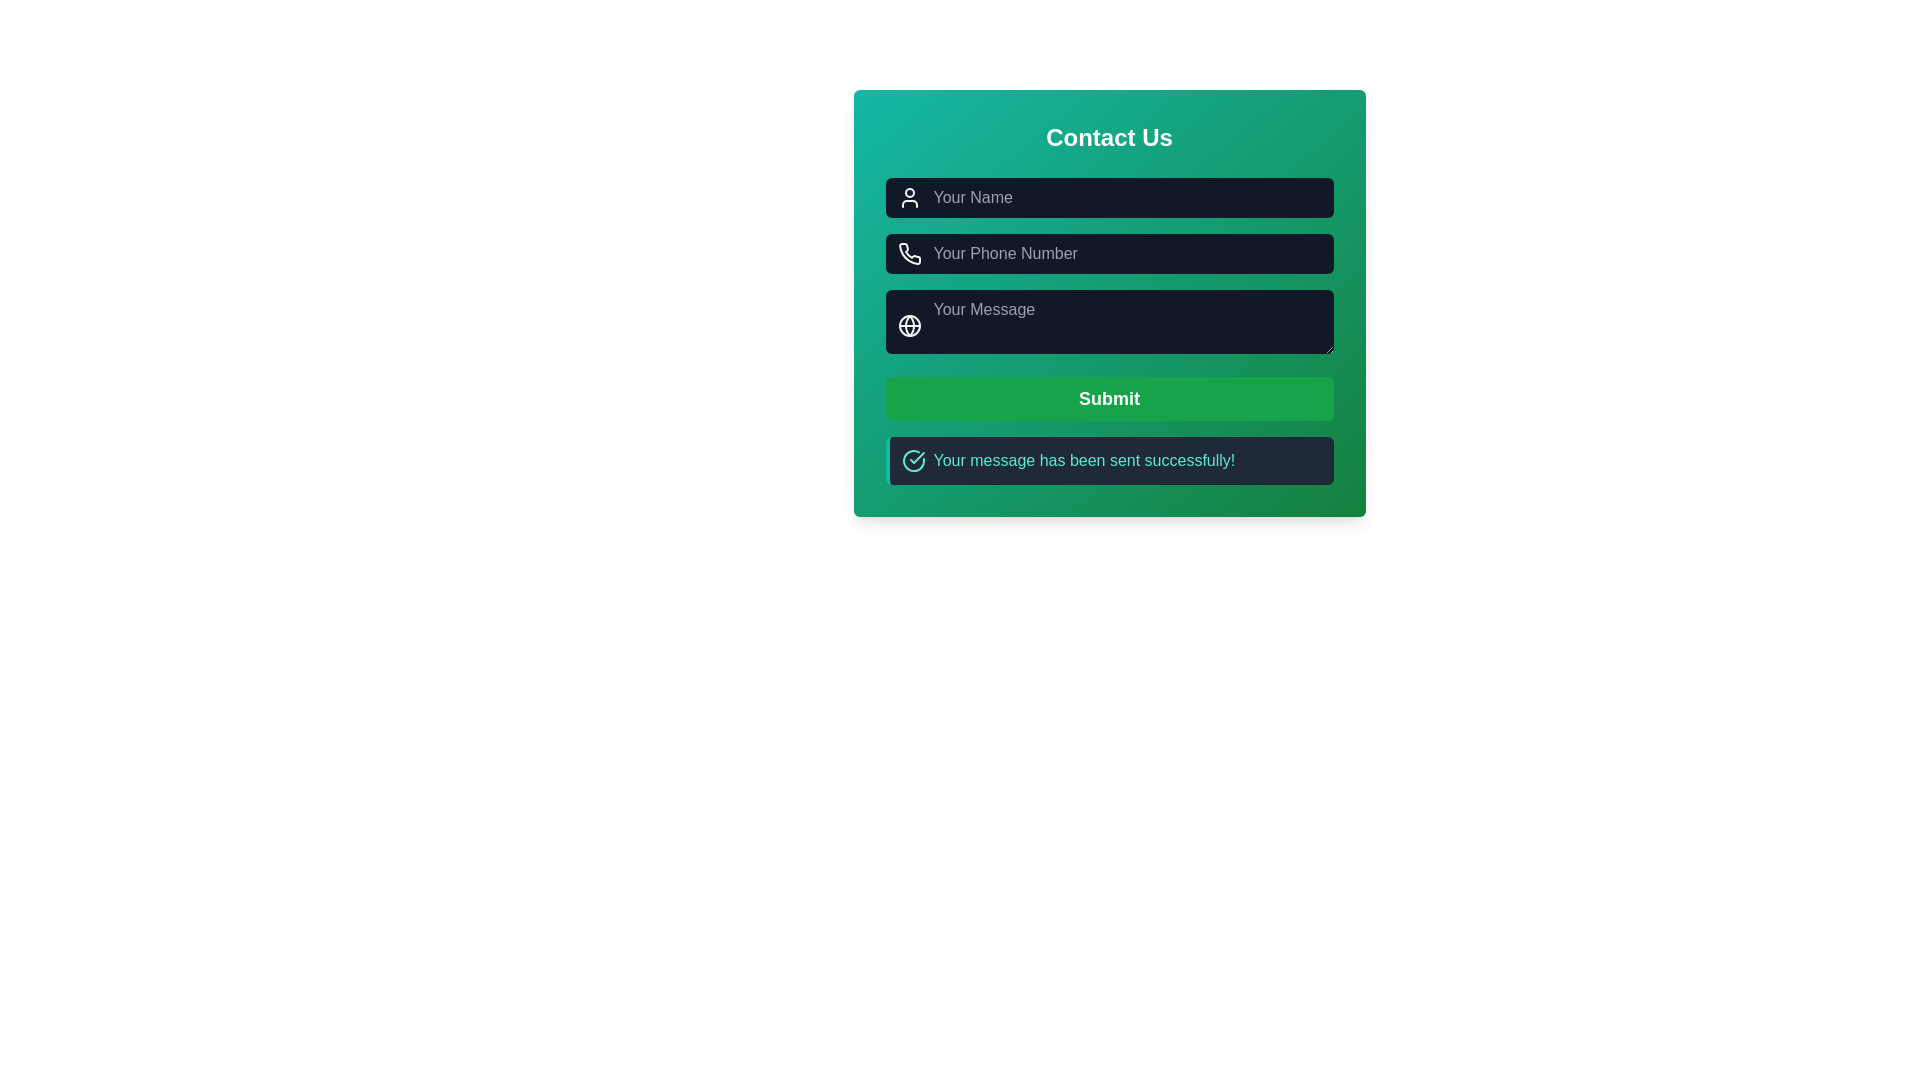 The height and width of the screenshot is (1080, 1920). Describe the element at coordinates (1108, 137) in the screenshot. I see `the static text heading that indicates the purpose of the form, positioned in the top section of a green gradient box` at that location.